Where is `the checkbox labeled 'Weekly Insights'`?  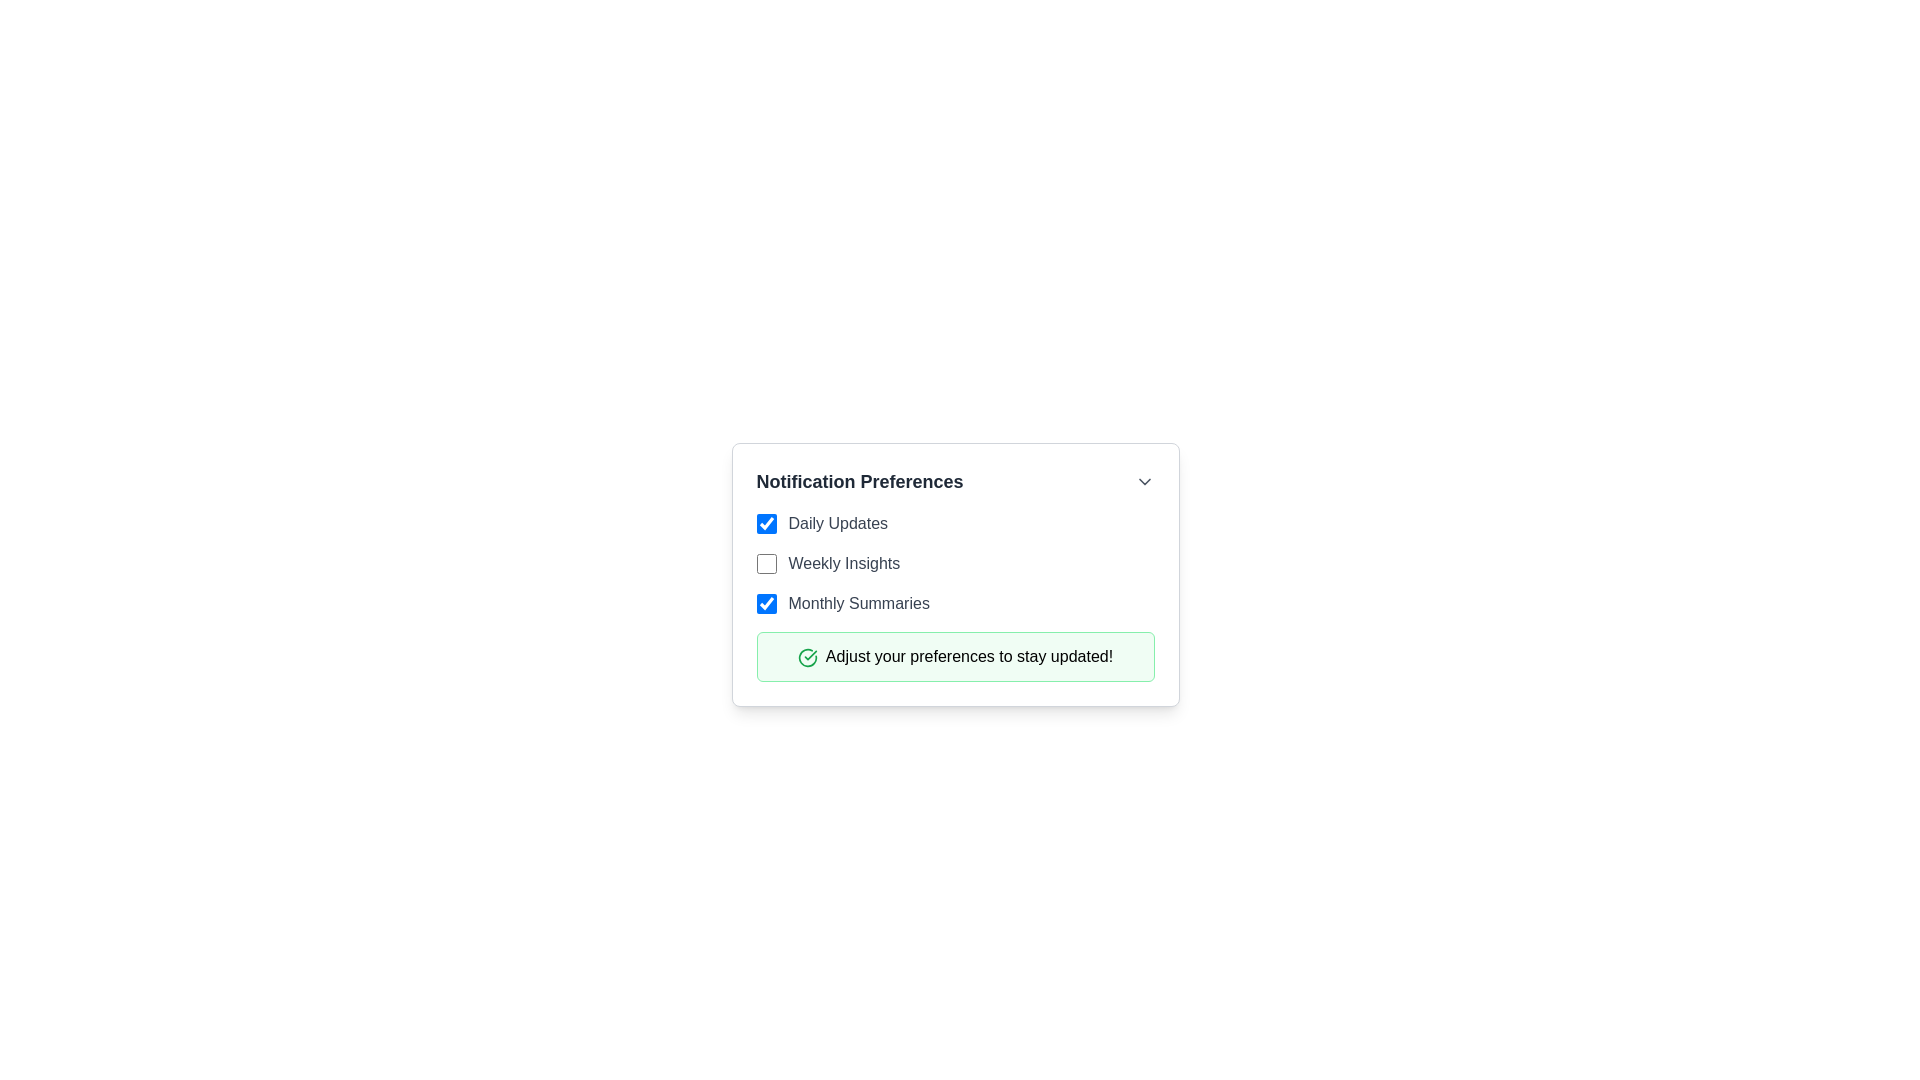 the checkbox labeled 'Weekly Insights' is located at coordinates (954, 563).